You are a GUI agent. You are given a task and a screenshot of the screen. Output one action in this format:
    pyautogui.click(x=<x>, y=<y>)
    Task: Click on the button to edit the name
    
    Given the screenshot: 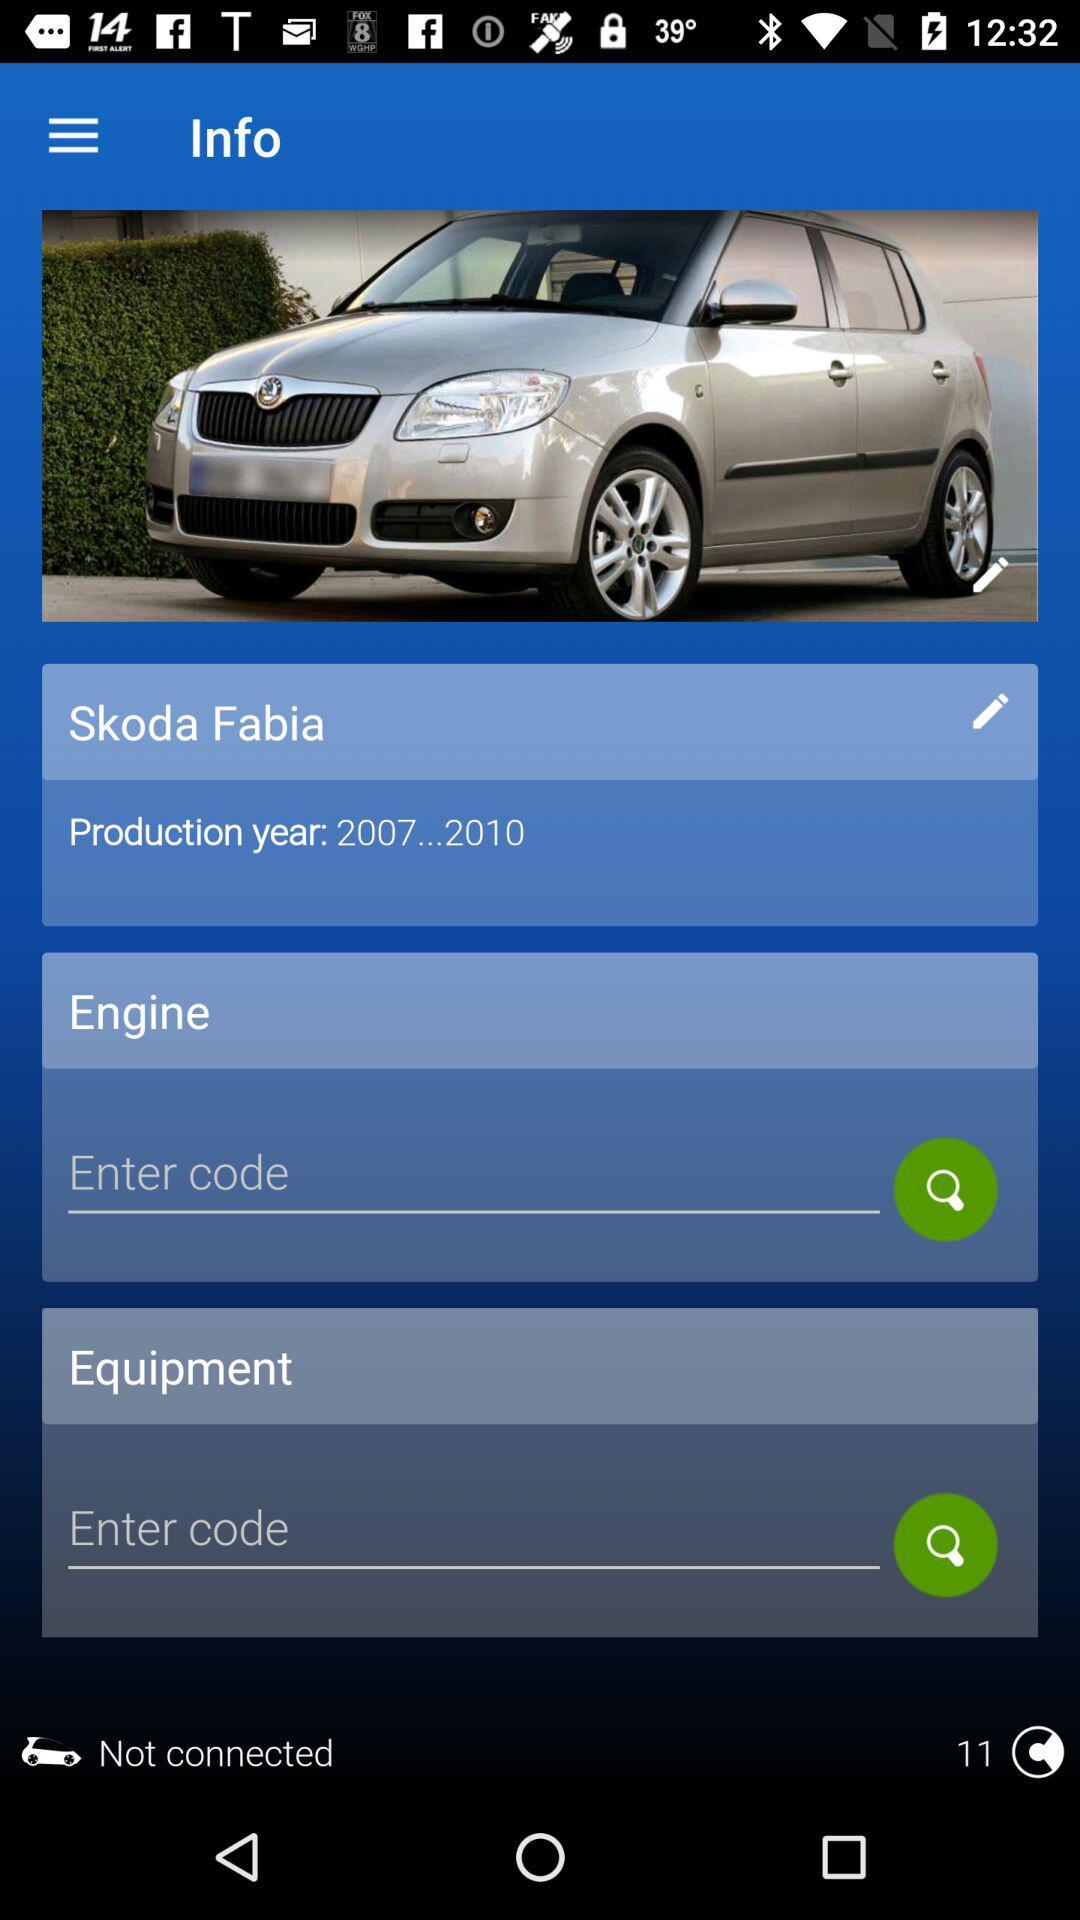 What is the action you would take?
    pyautogui.click(x=990, y=710)
    